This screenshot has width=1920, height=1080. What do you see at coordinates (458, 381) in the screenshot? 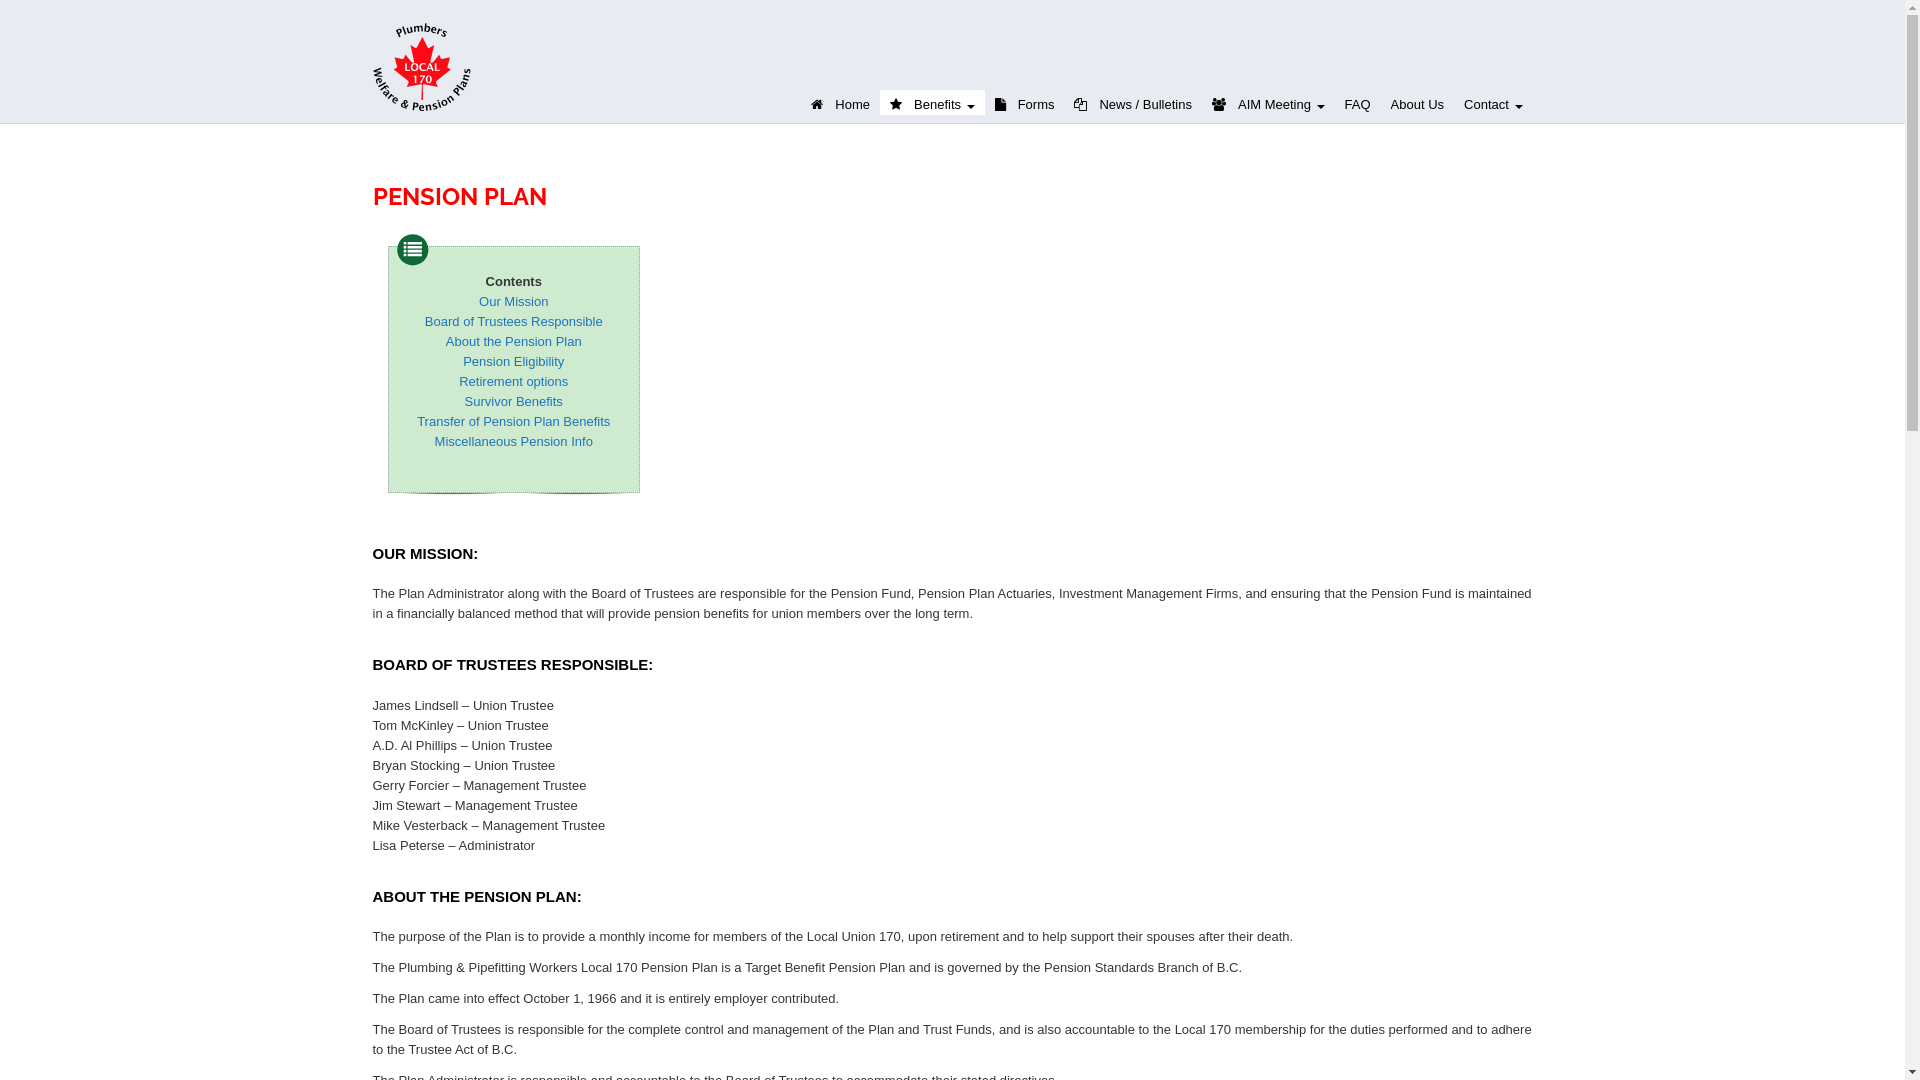
I see `'Retirement options'` at bounding box center [458, 381].